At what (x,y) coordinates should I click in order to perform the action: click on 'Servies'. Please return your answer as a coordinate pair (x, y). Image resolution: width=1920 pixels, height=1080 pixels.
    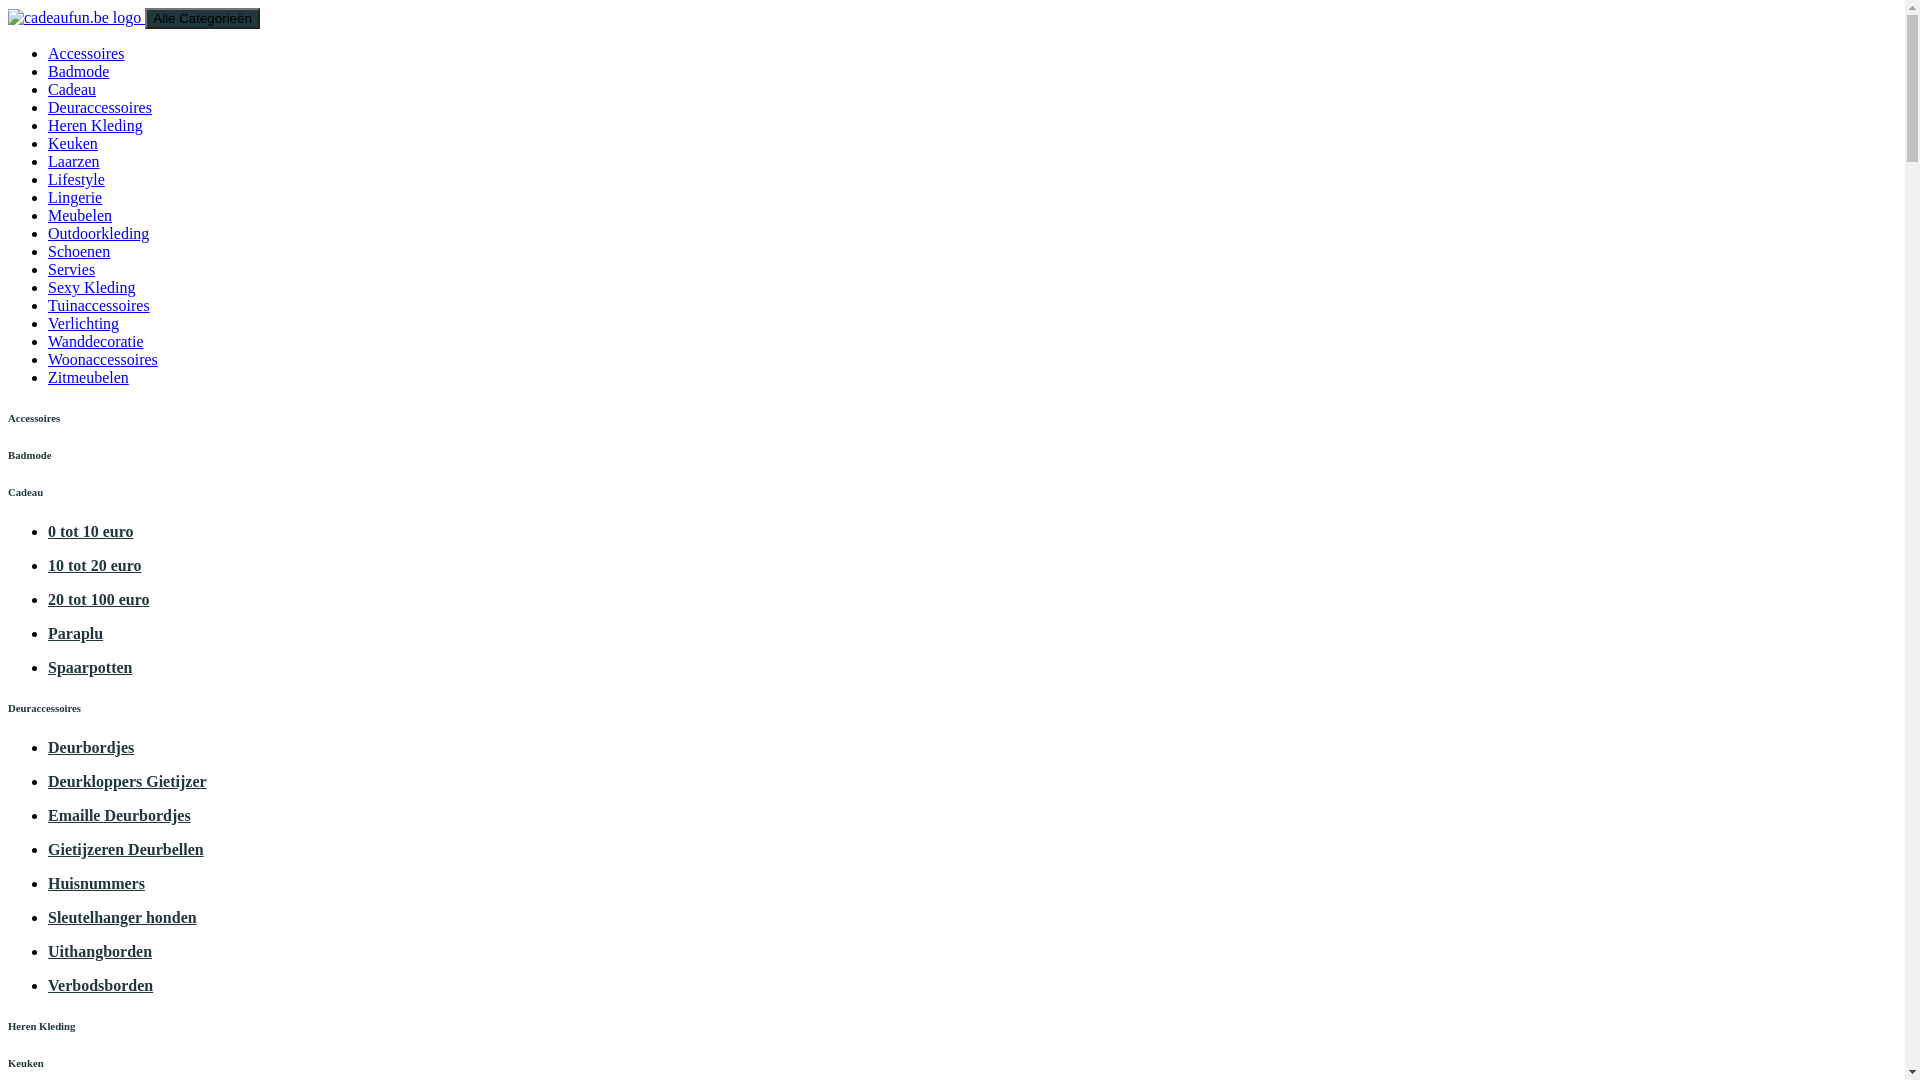
    Looking at the image, I should click on (71, 268).